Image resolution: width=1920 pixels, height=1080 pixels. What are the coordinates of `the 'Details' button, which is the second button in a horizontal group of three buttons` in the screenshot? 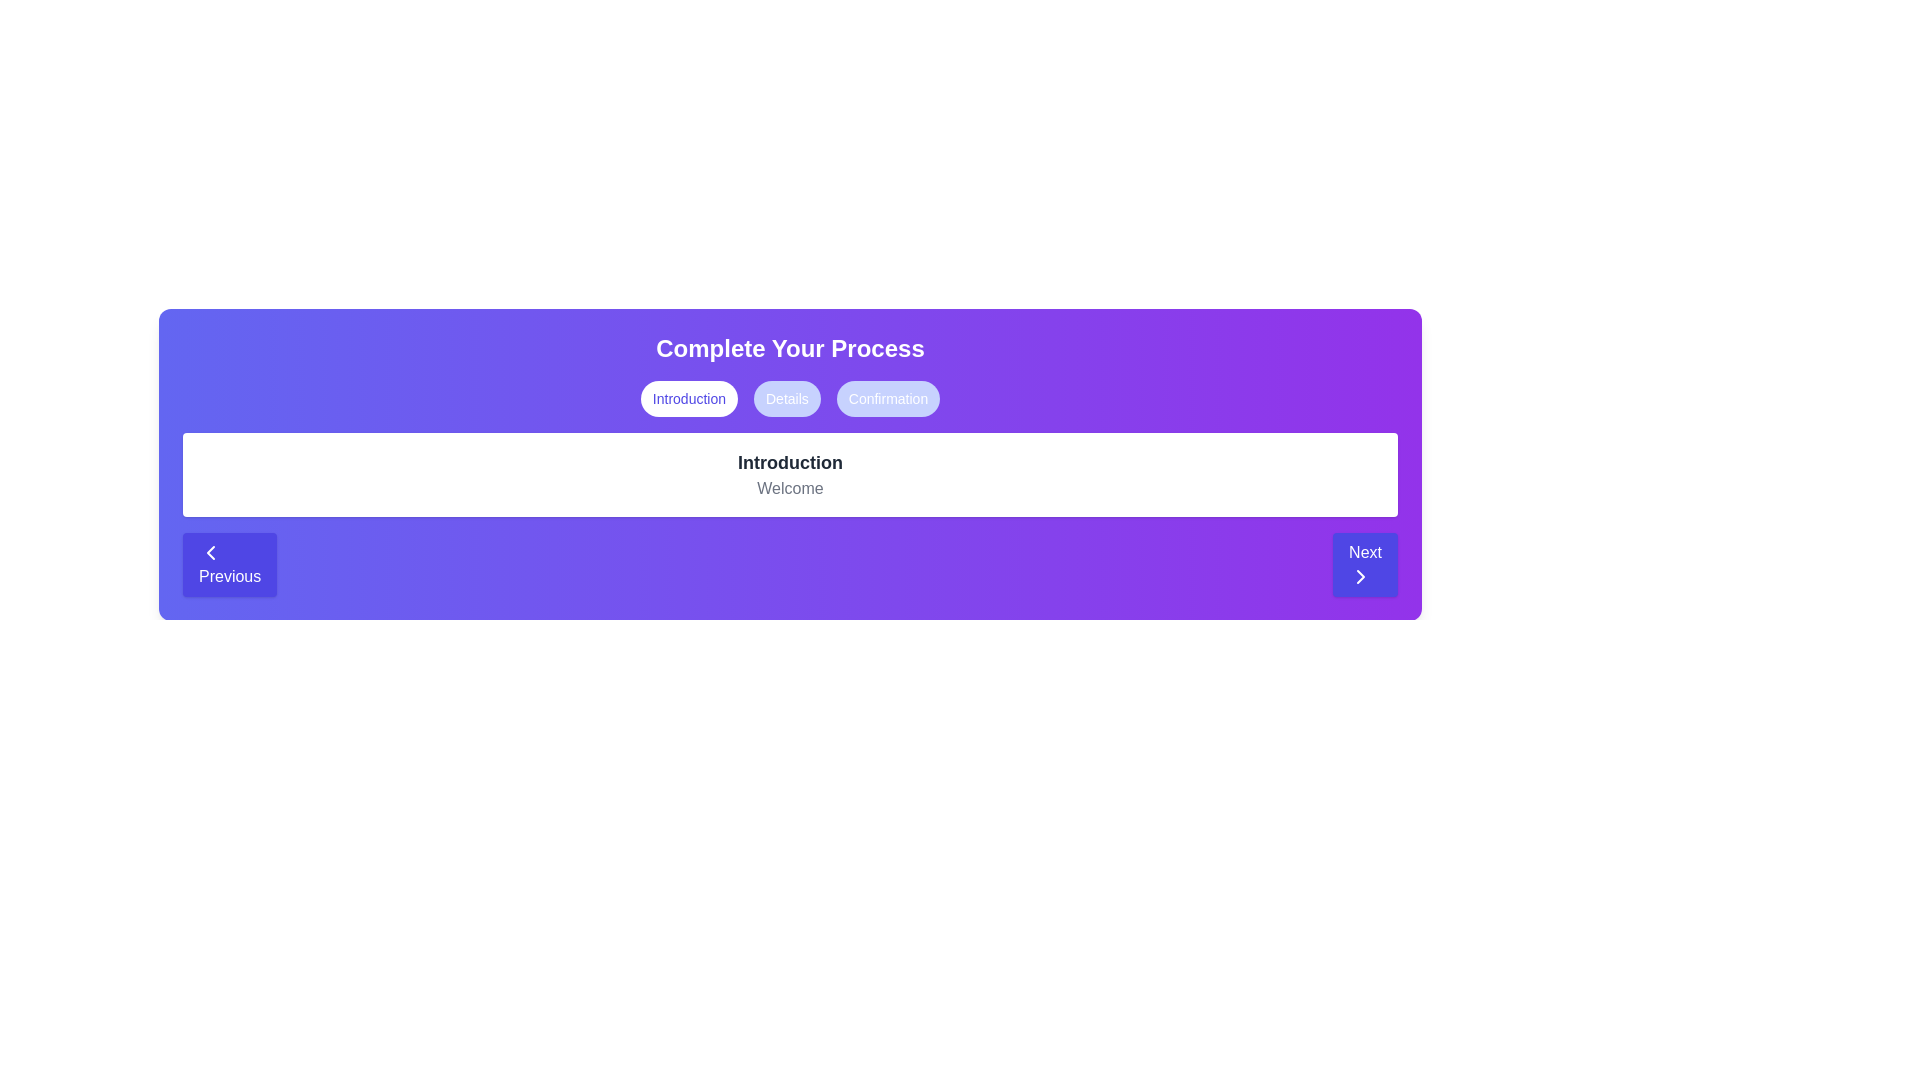 It's located at (786, 398).